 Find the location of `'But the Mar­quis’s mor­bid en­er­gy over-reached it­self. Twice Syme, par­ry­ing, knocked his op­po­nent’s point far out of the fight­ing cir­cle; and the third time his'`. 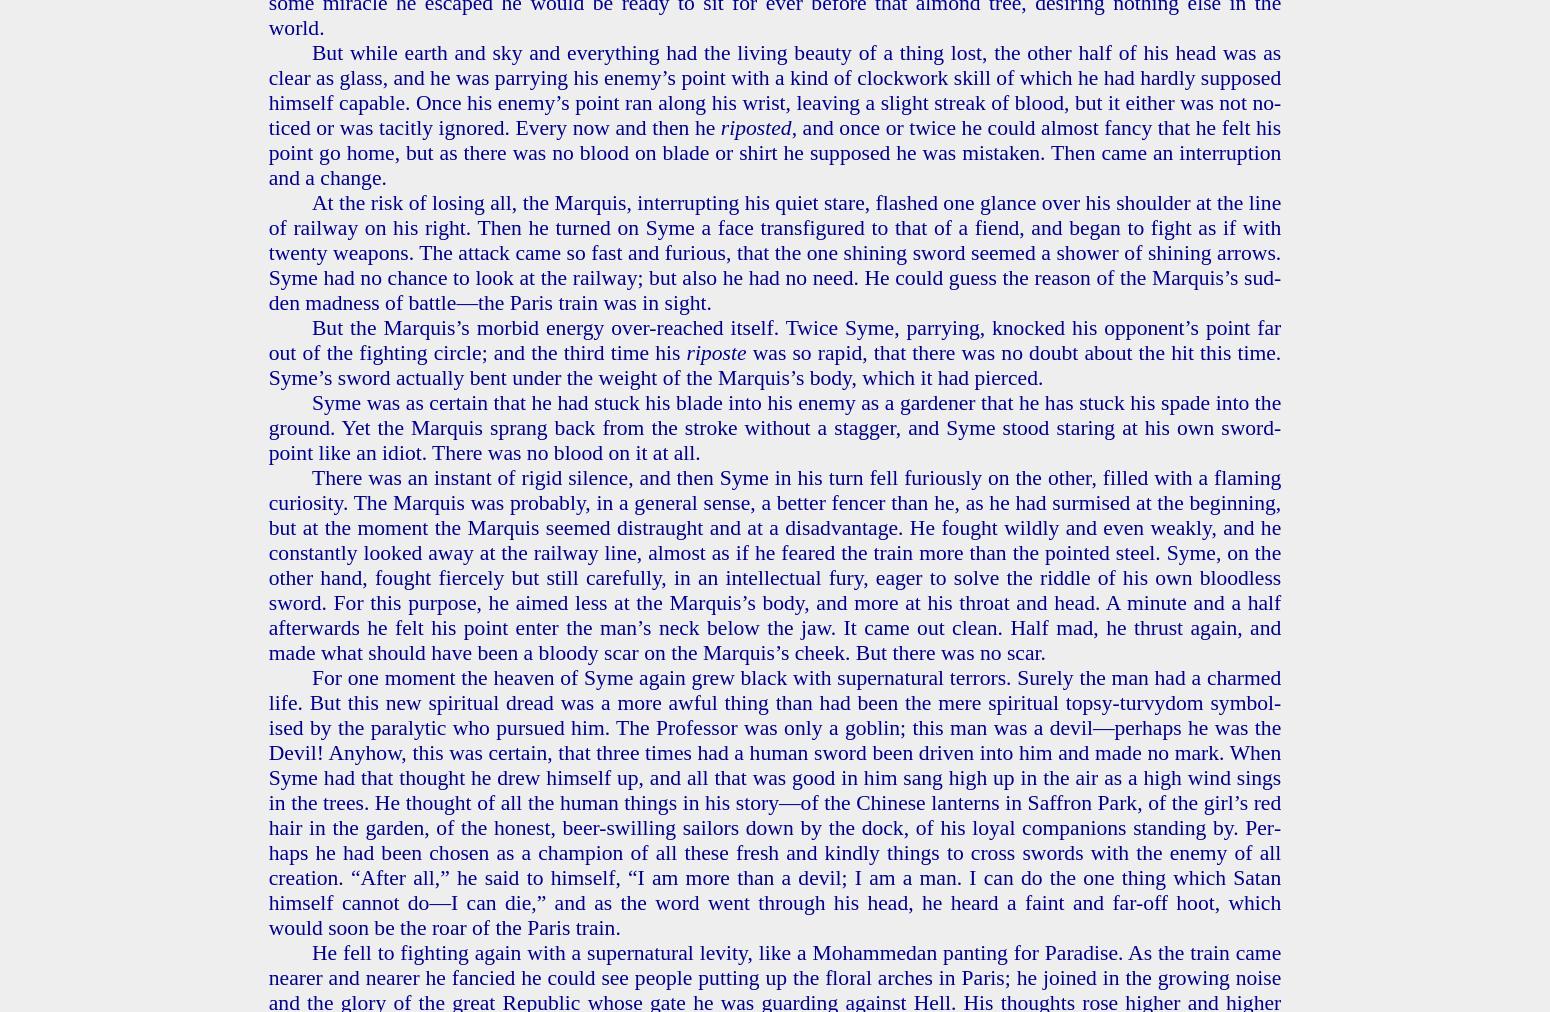

'But the Mar­quis’s mor­bid en­er­gy over-reached it­self. Twice Syme, par­ry­ing, knocked his op­po­nent’s point far out of the fight­ing cir­cle; and the third time his' is located at coordinates (774, 338).